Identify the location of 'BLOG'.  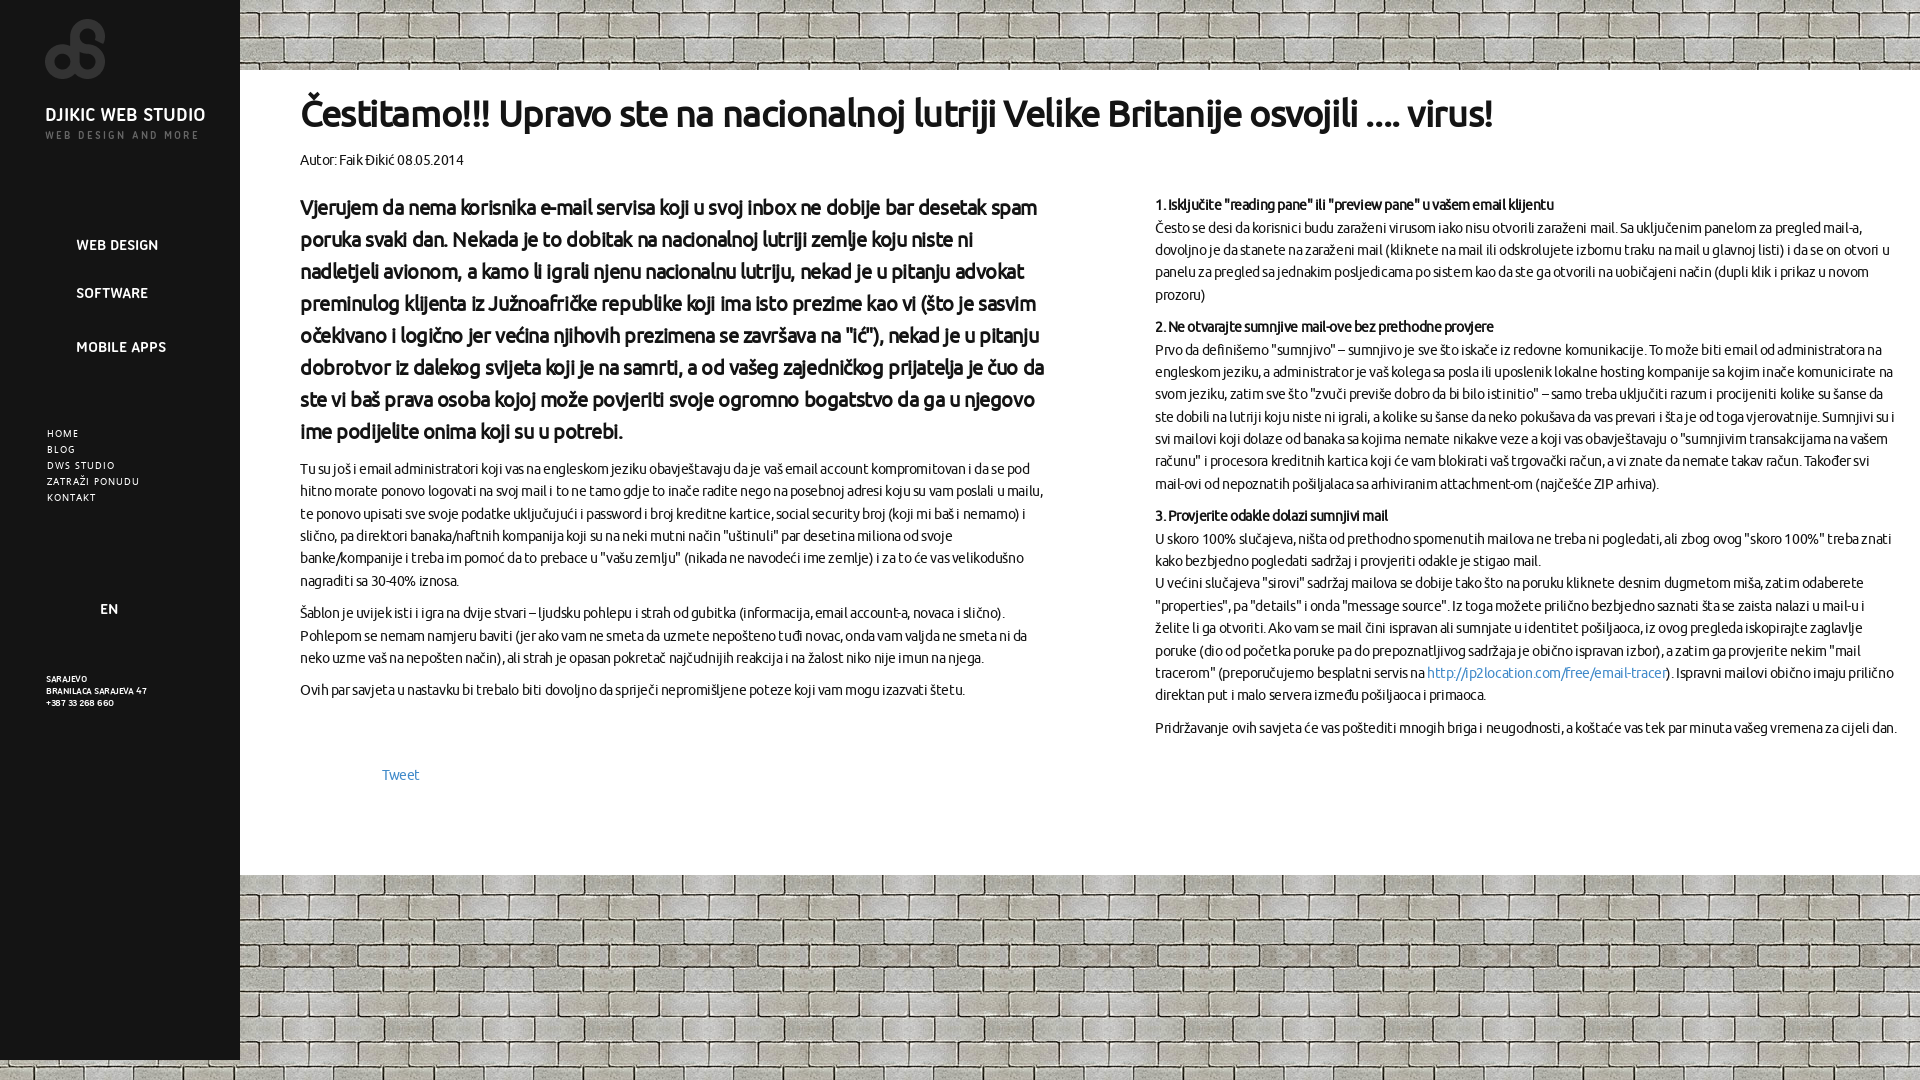
(47, 448).